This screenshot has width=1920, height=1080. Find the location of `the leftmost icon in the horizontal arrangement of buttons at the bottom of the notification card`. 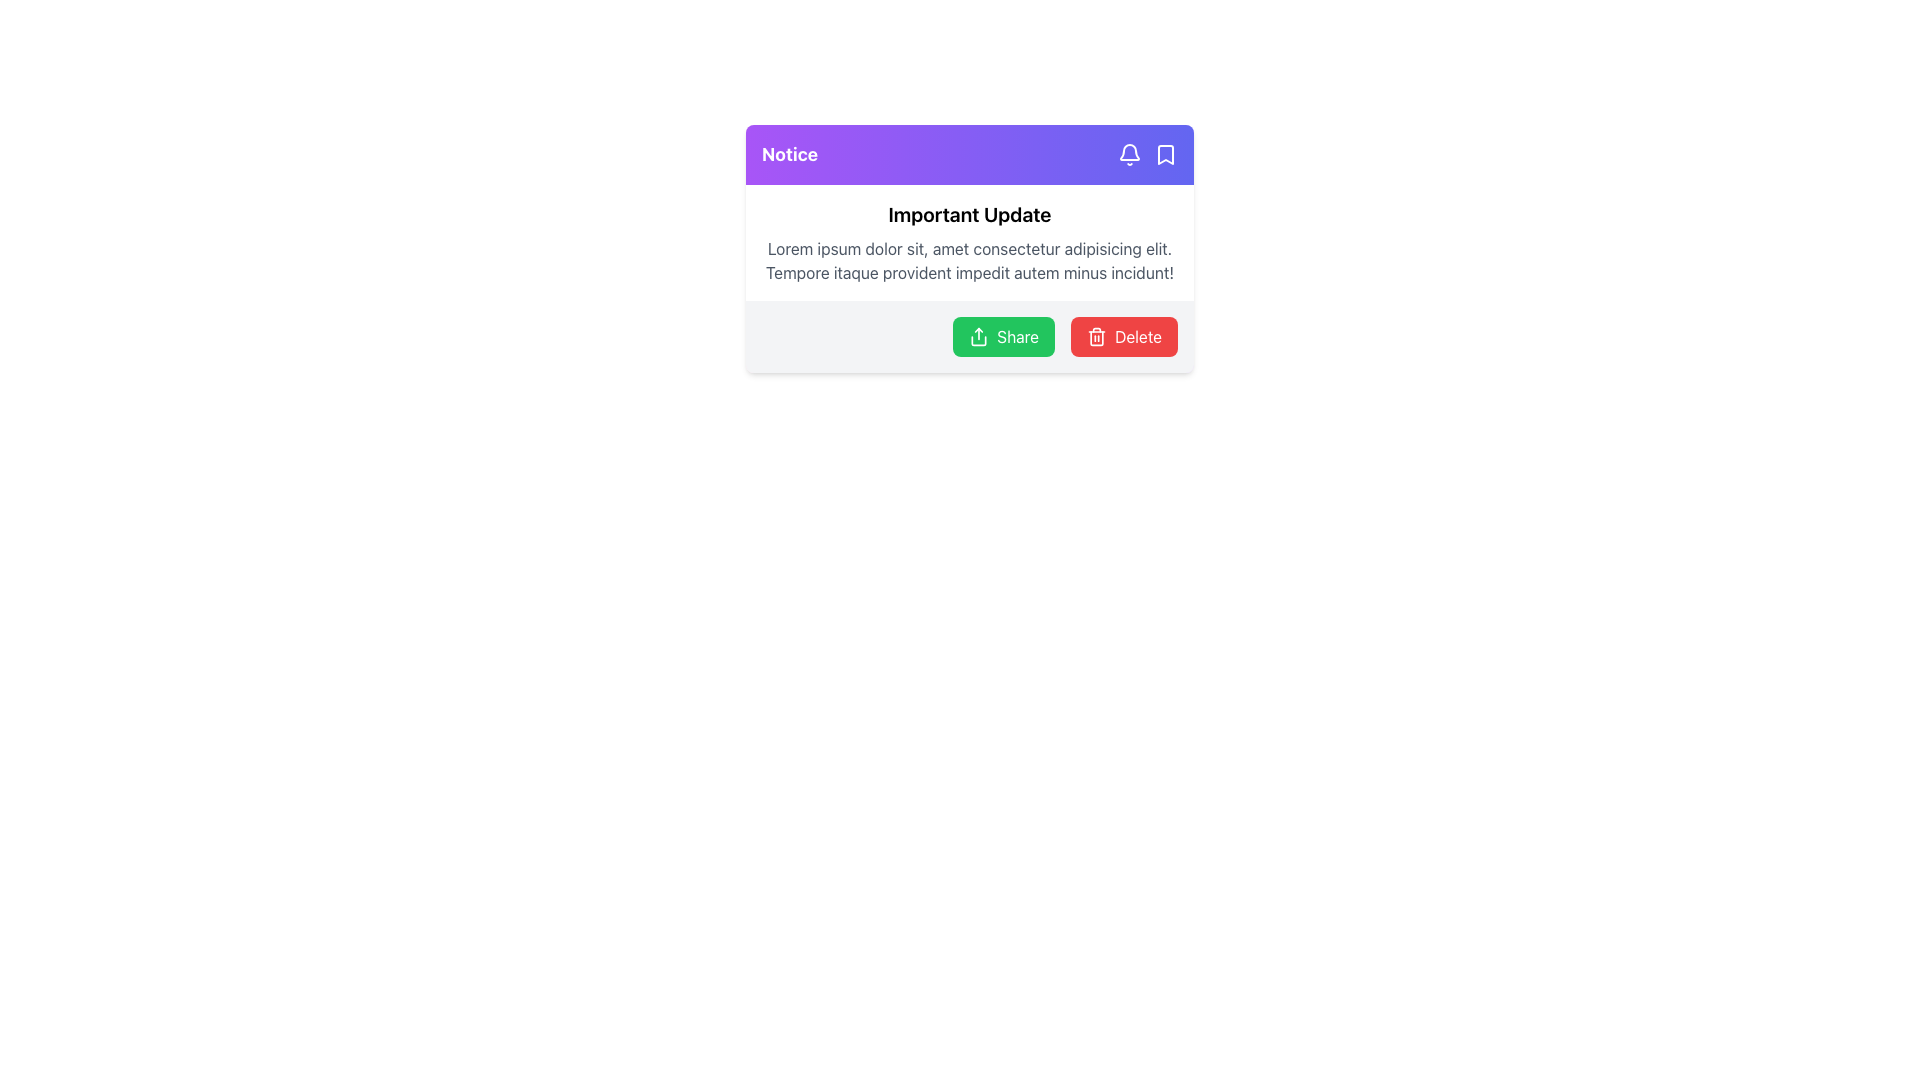

the leftmost icon in the horizontal arrangement of buttons at the bottom of the notification card is located at coordinates (979, 335).